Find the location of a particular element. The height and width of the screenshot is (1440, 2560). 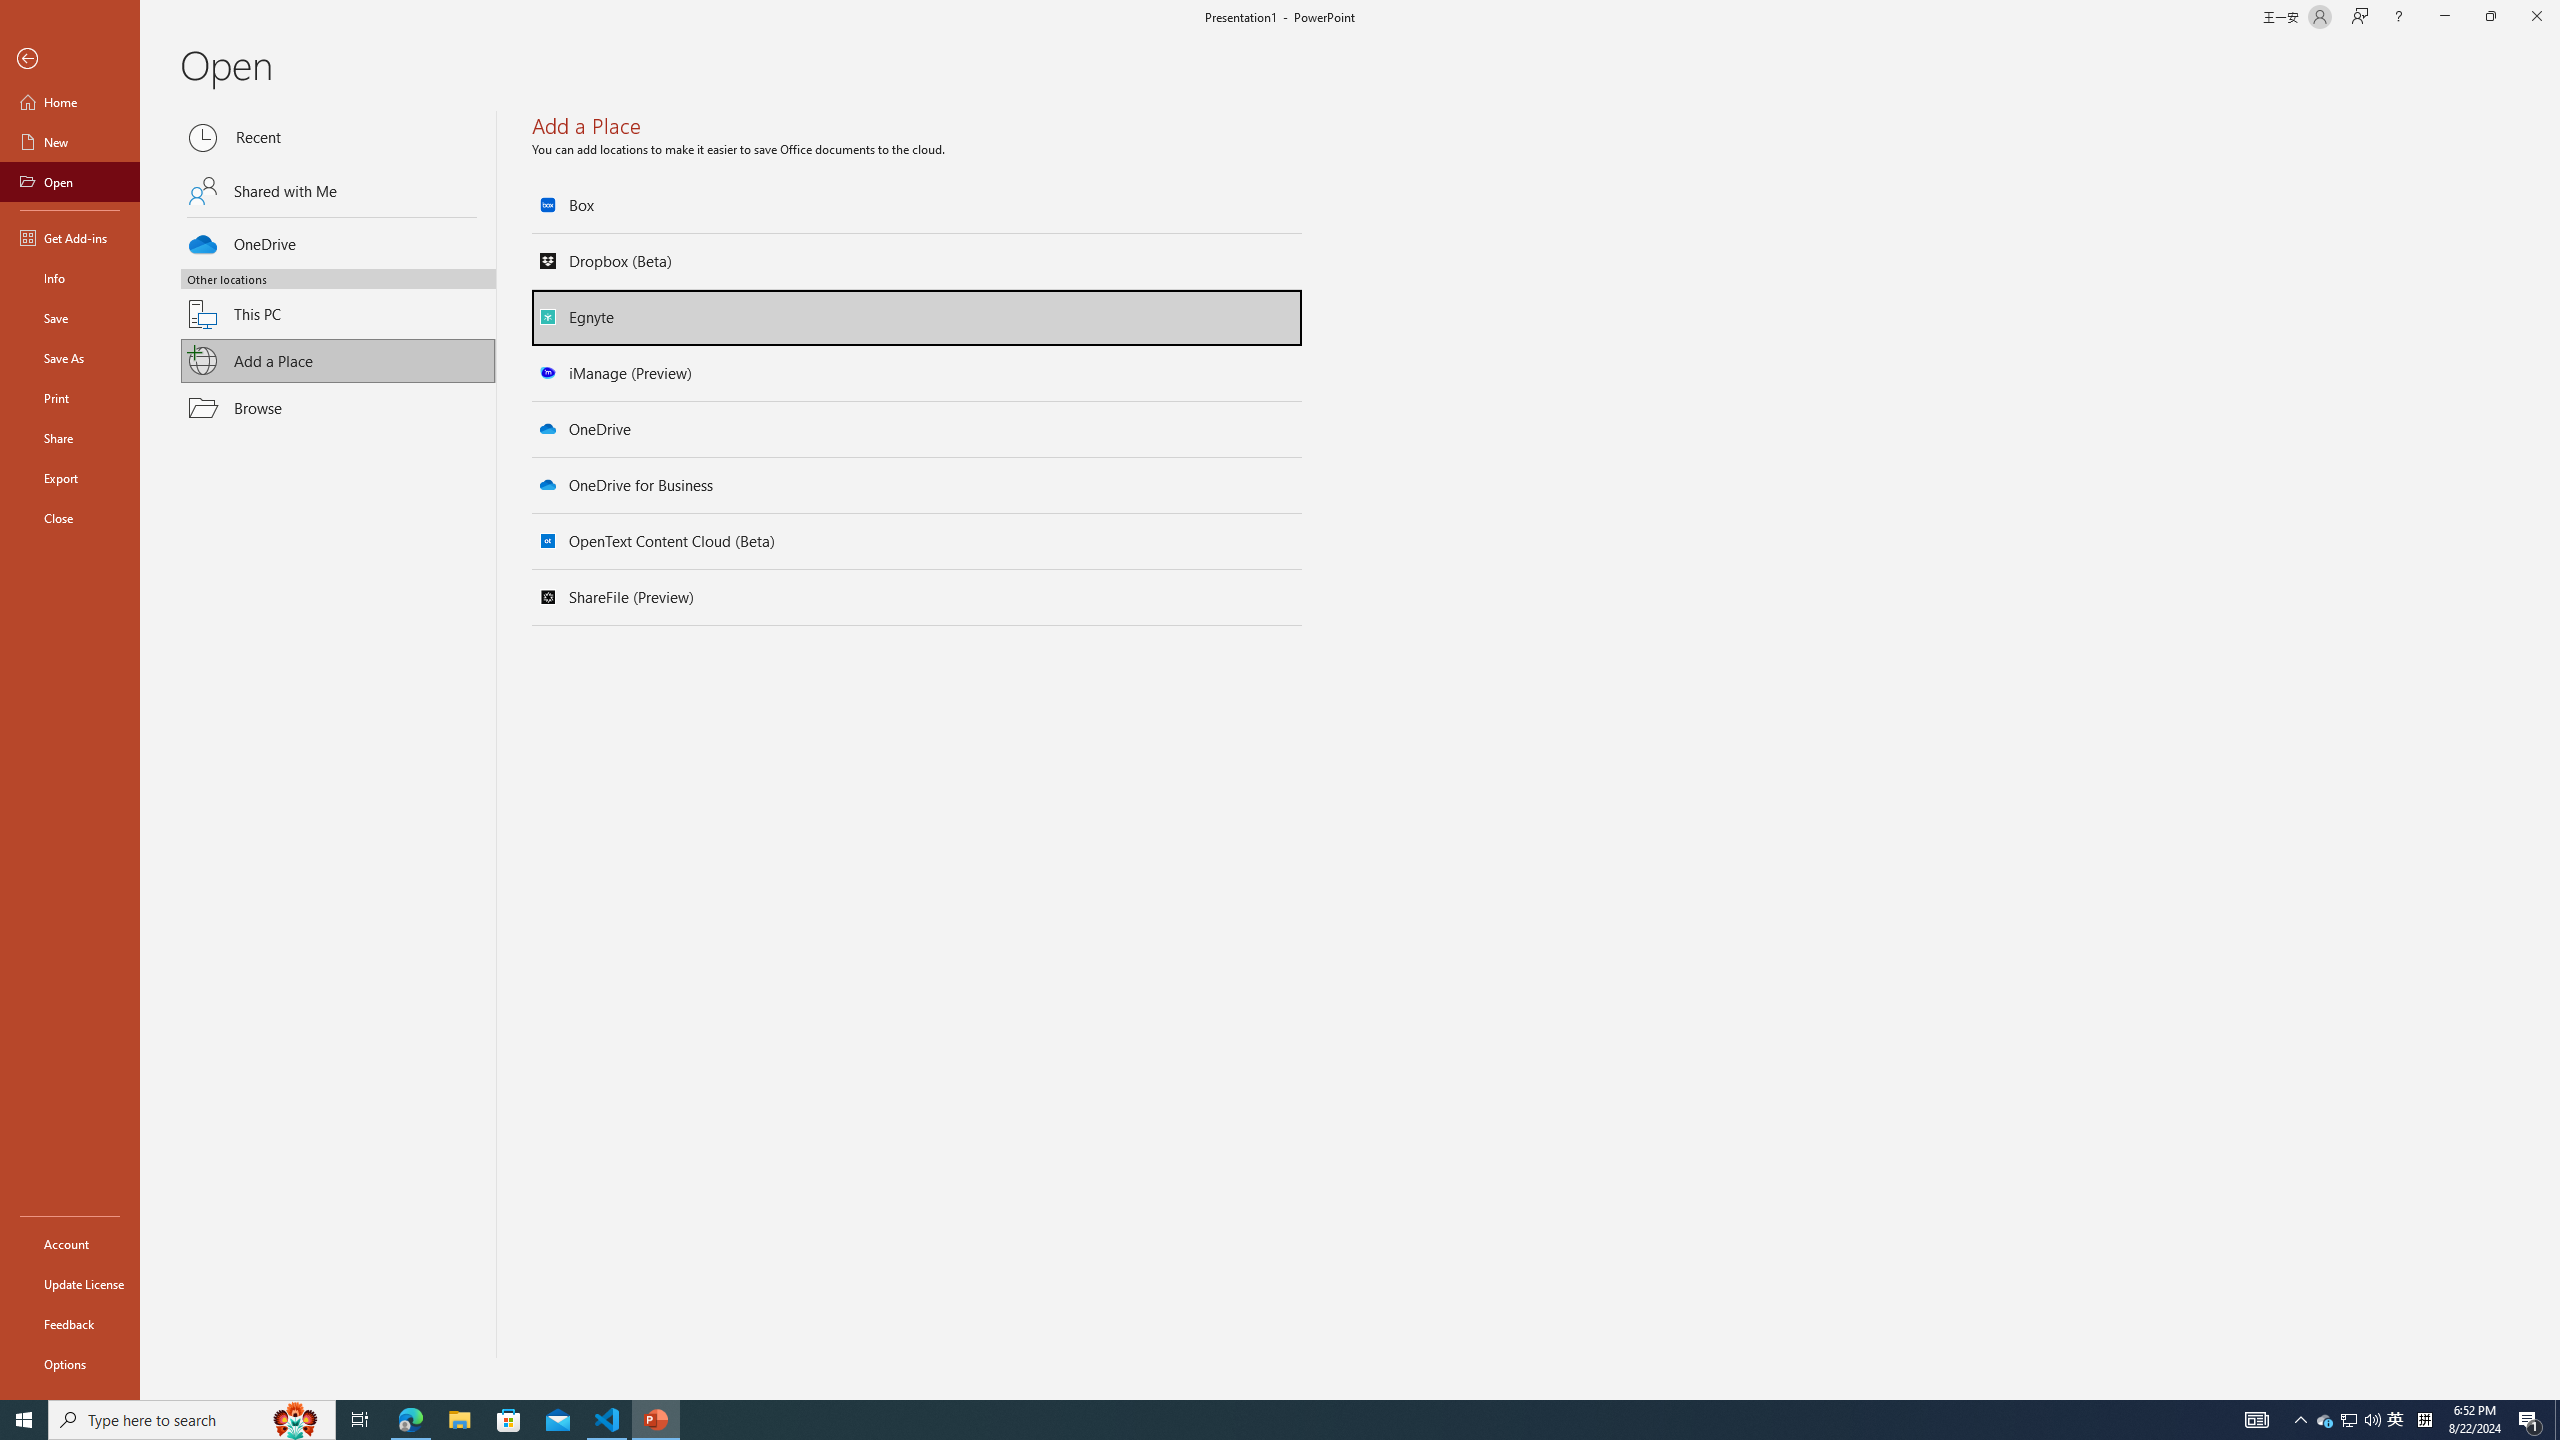

'OneDrive' is located at coordinates (338, 241).